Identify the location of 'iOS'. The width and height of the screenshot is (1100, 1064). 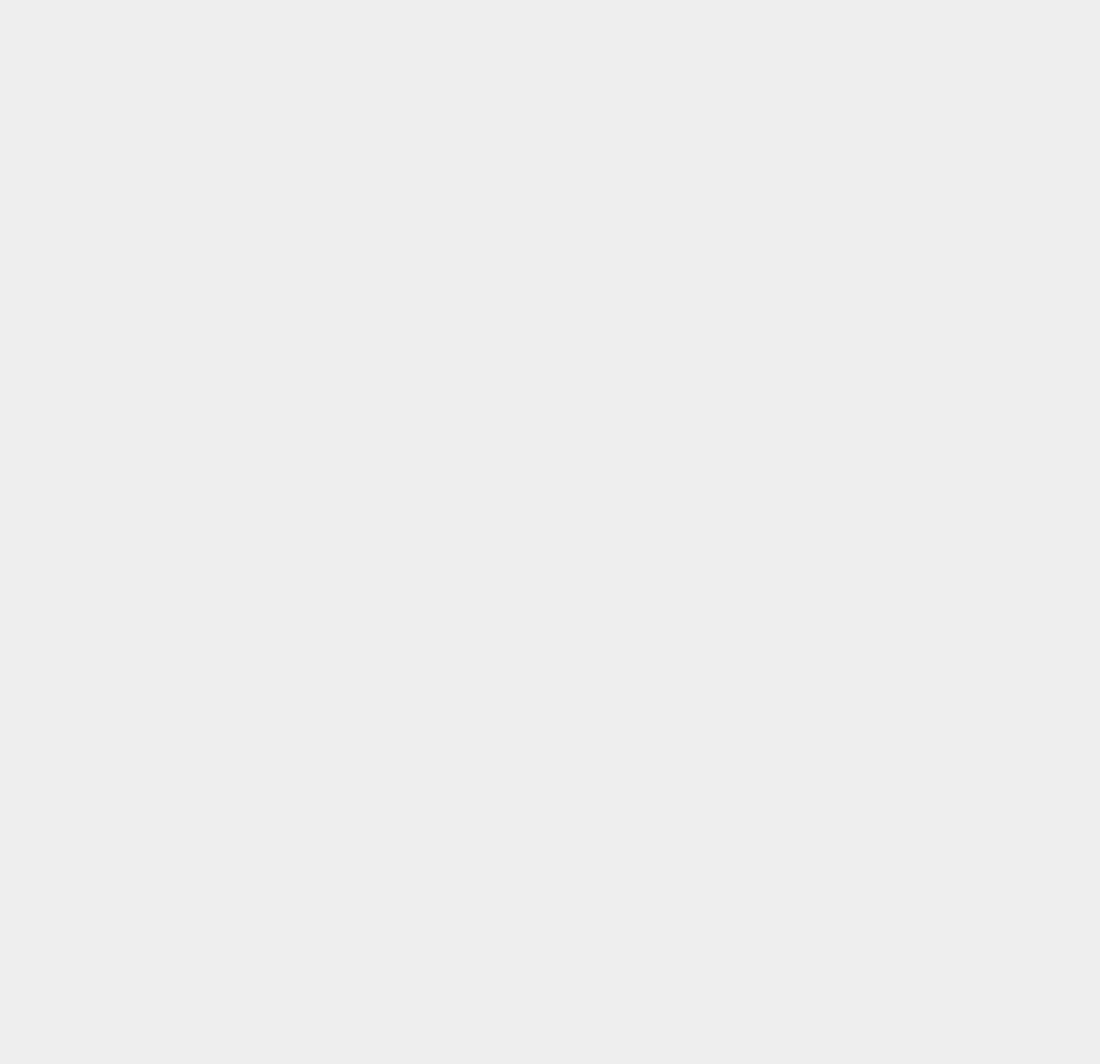
(788, 8).